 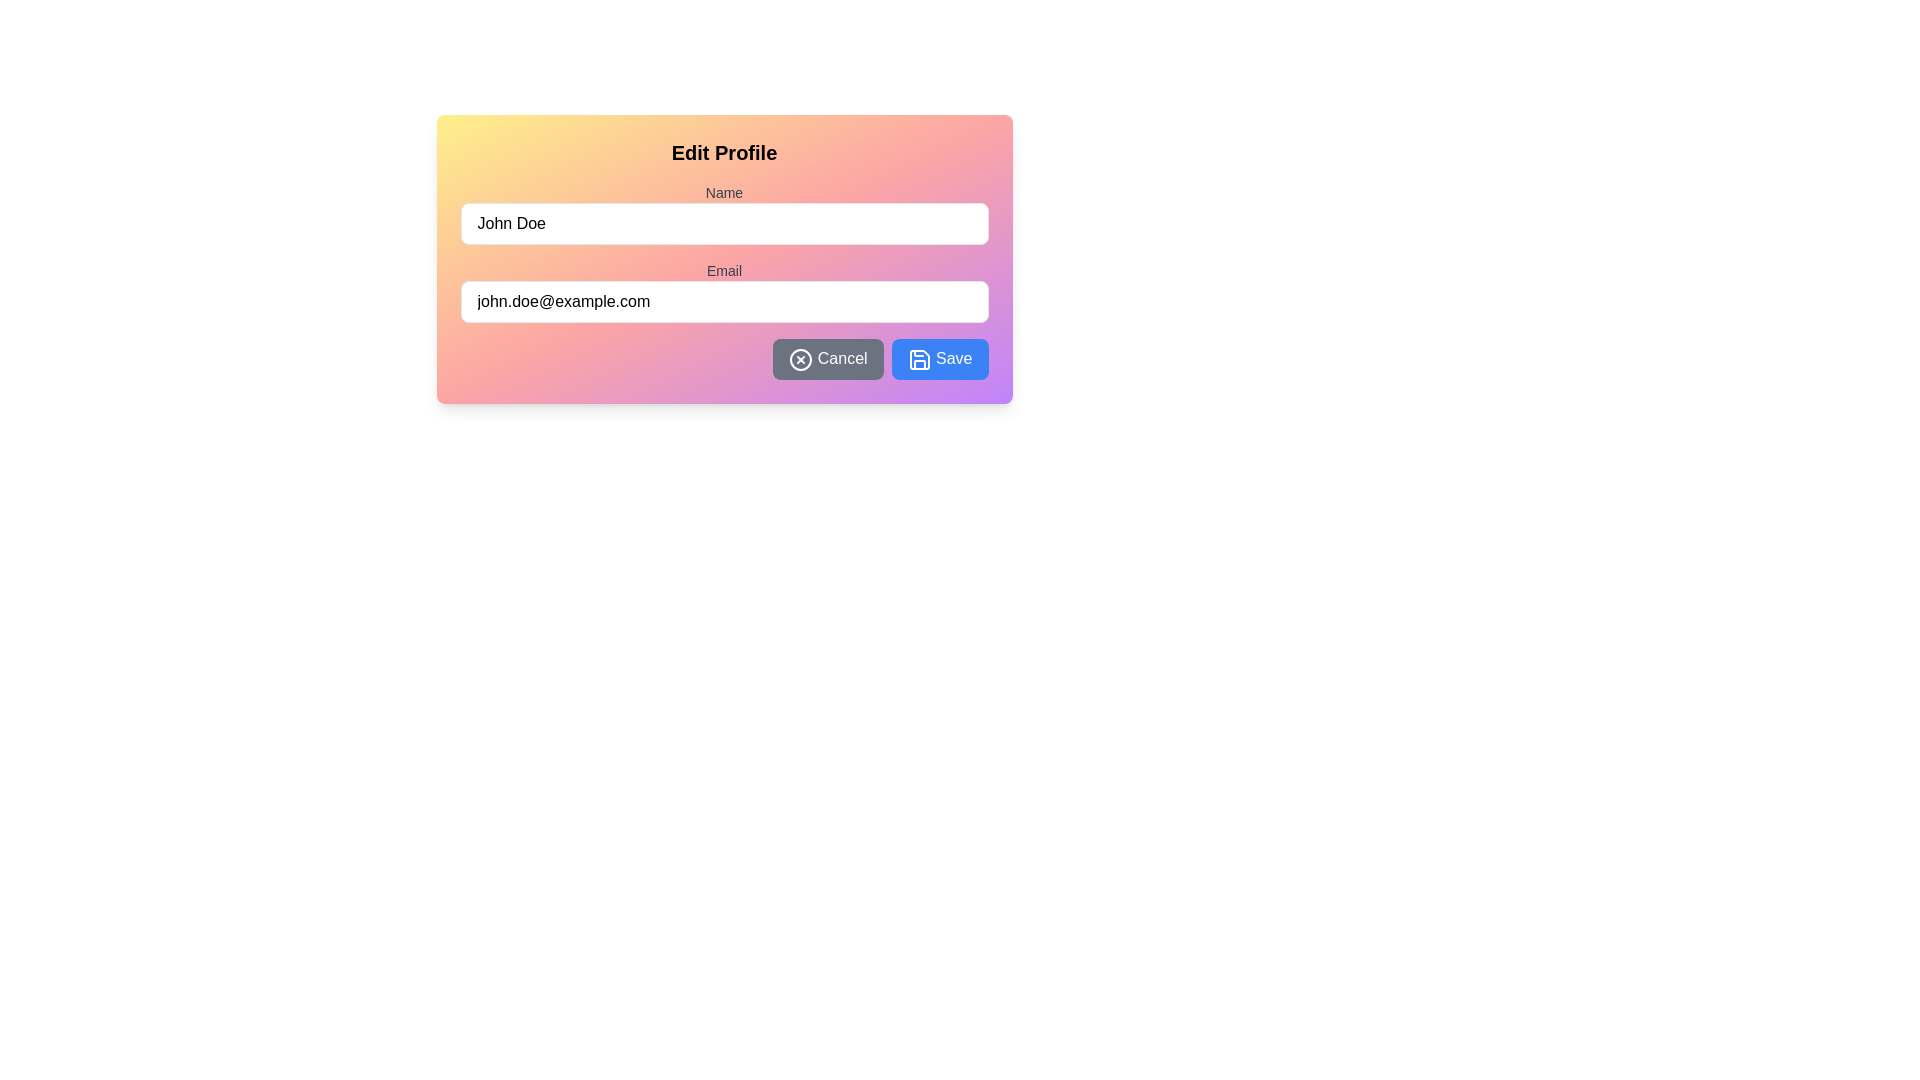 What do you see at coordinates (918, 358) in the screenshot?
I see `the floppy disk SVG icon representing the 'Save' action` at bounding box center [918, 358].